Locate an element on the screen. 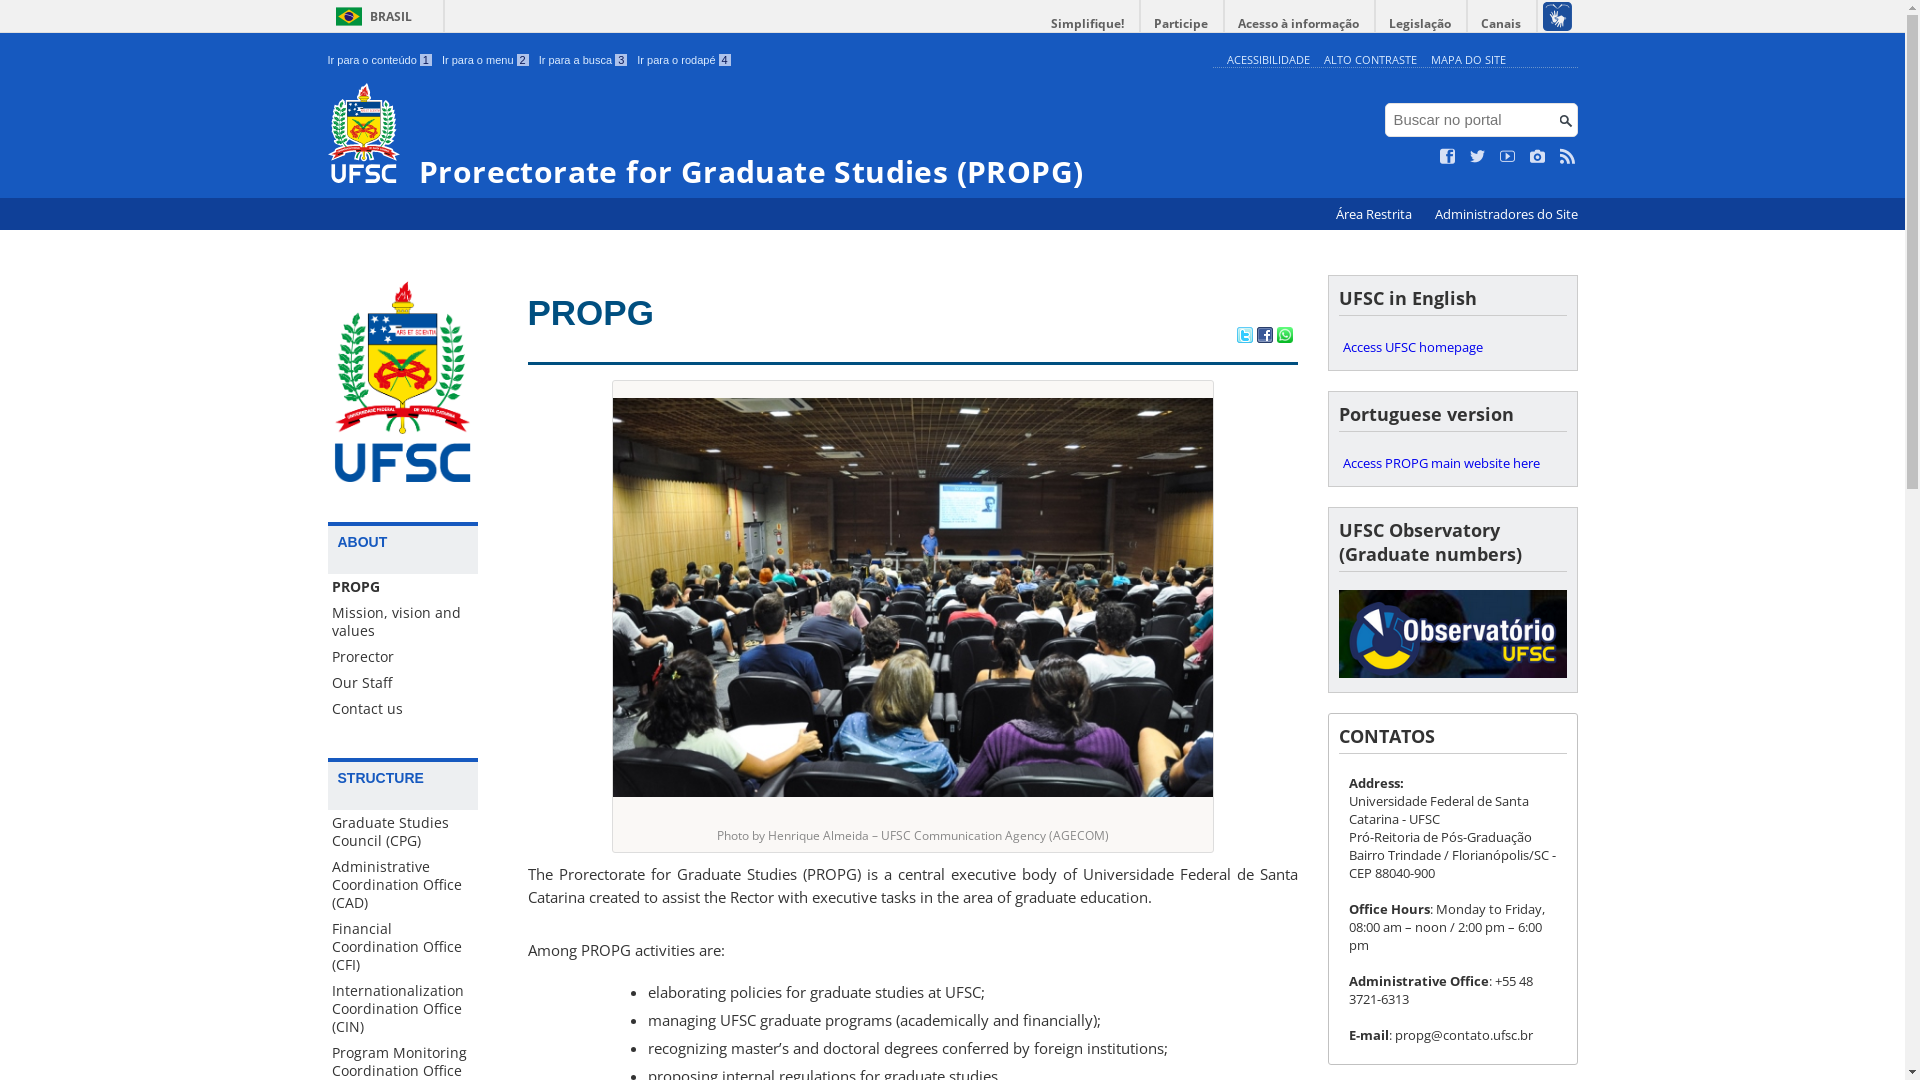 This screenshot has height=1080, width=1920. 'ALTO CONTRASTE' is located at coordinates (1369, 58).